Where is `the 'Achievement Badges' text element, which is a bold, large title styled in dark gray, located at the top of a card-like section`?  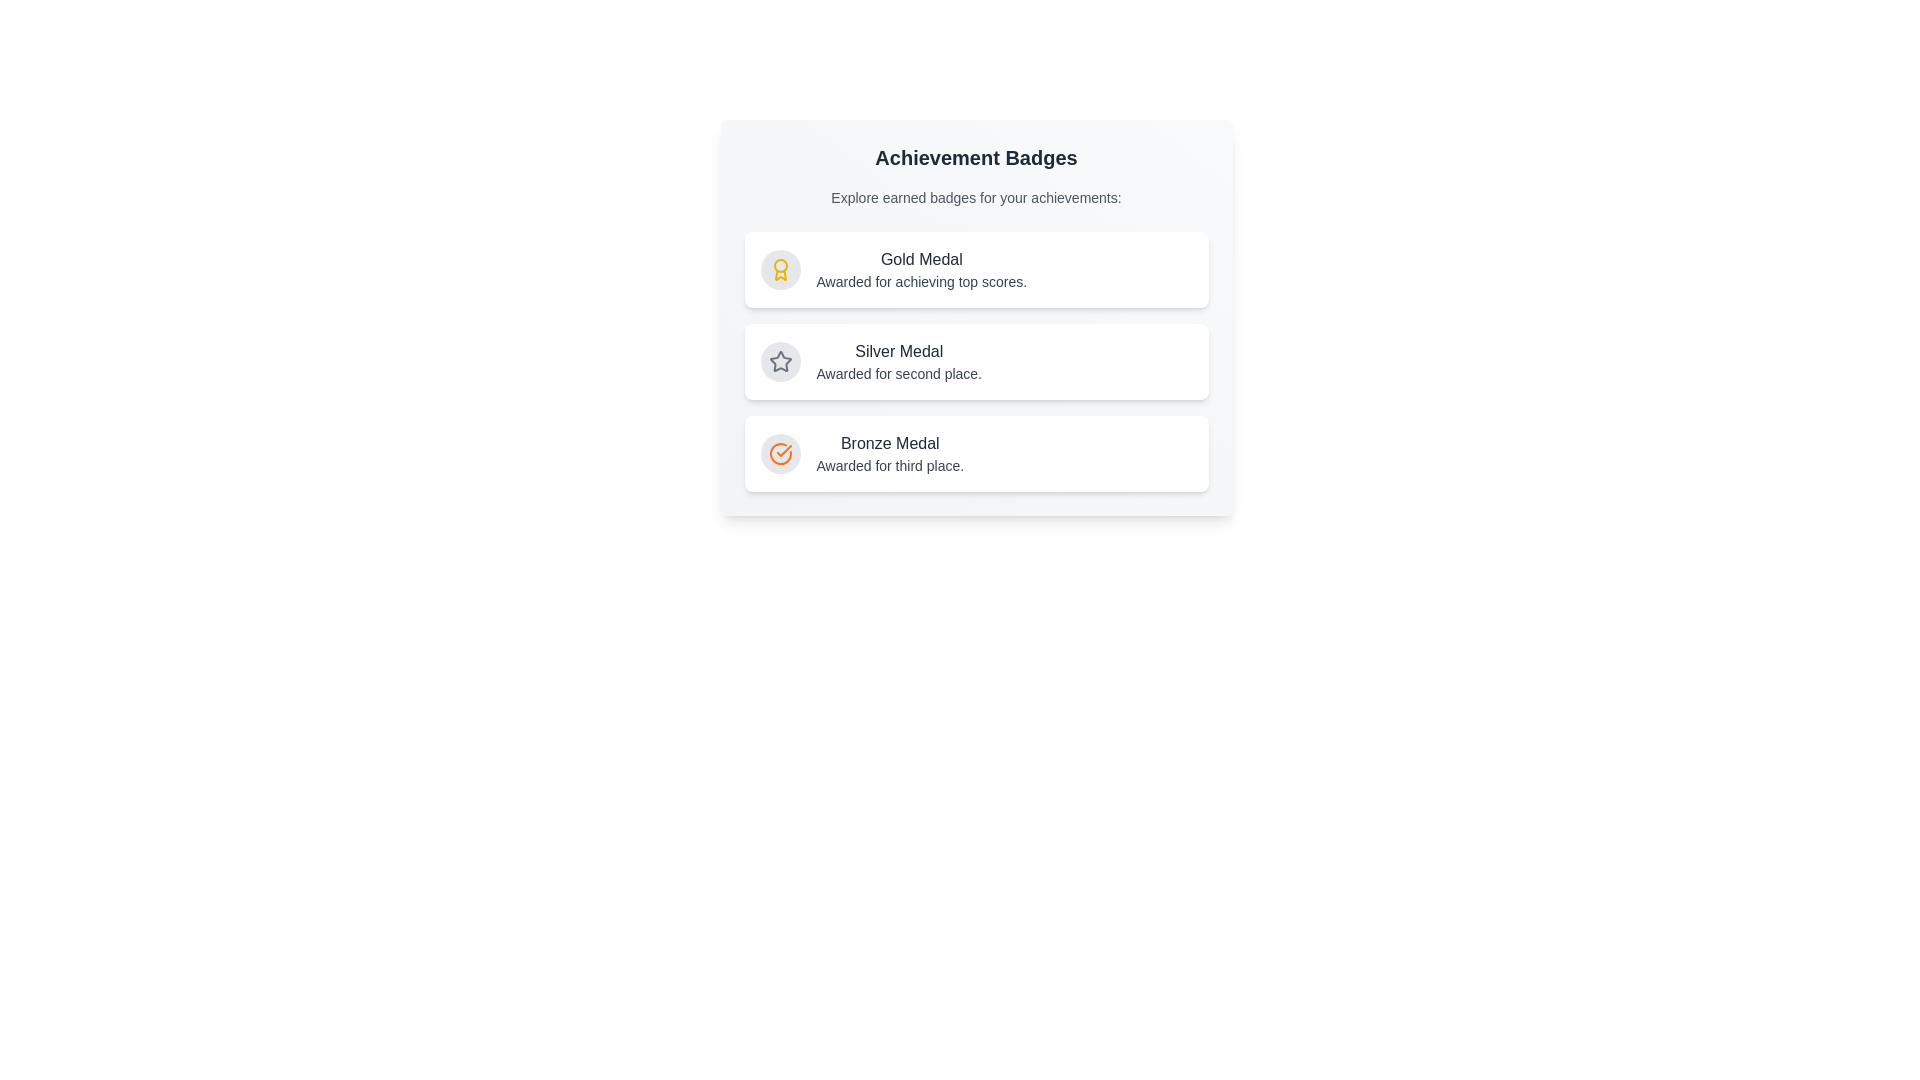 the 'Achievement Badges' text element, which is a bold, large title styled in dark gray, located at the top of a card-like section is located at coordinates (976, 157).